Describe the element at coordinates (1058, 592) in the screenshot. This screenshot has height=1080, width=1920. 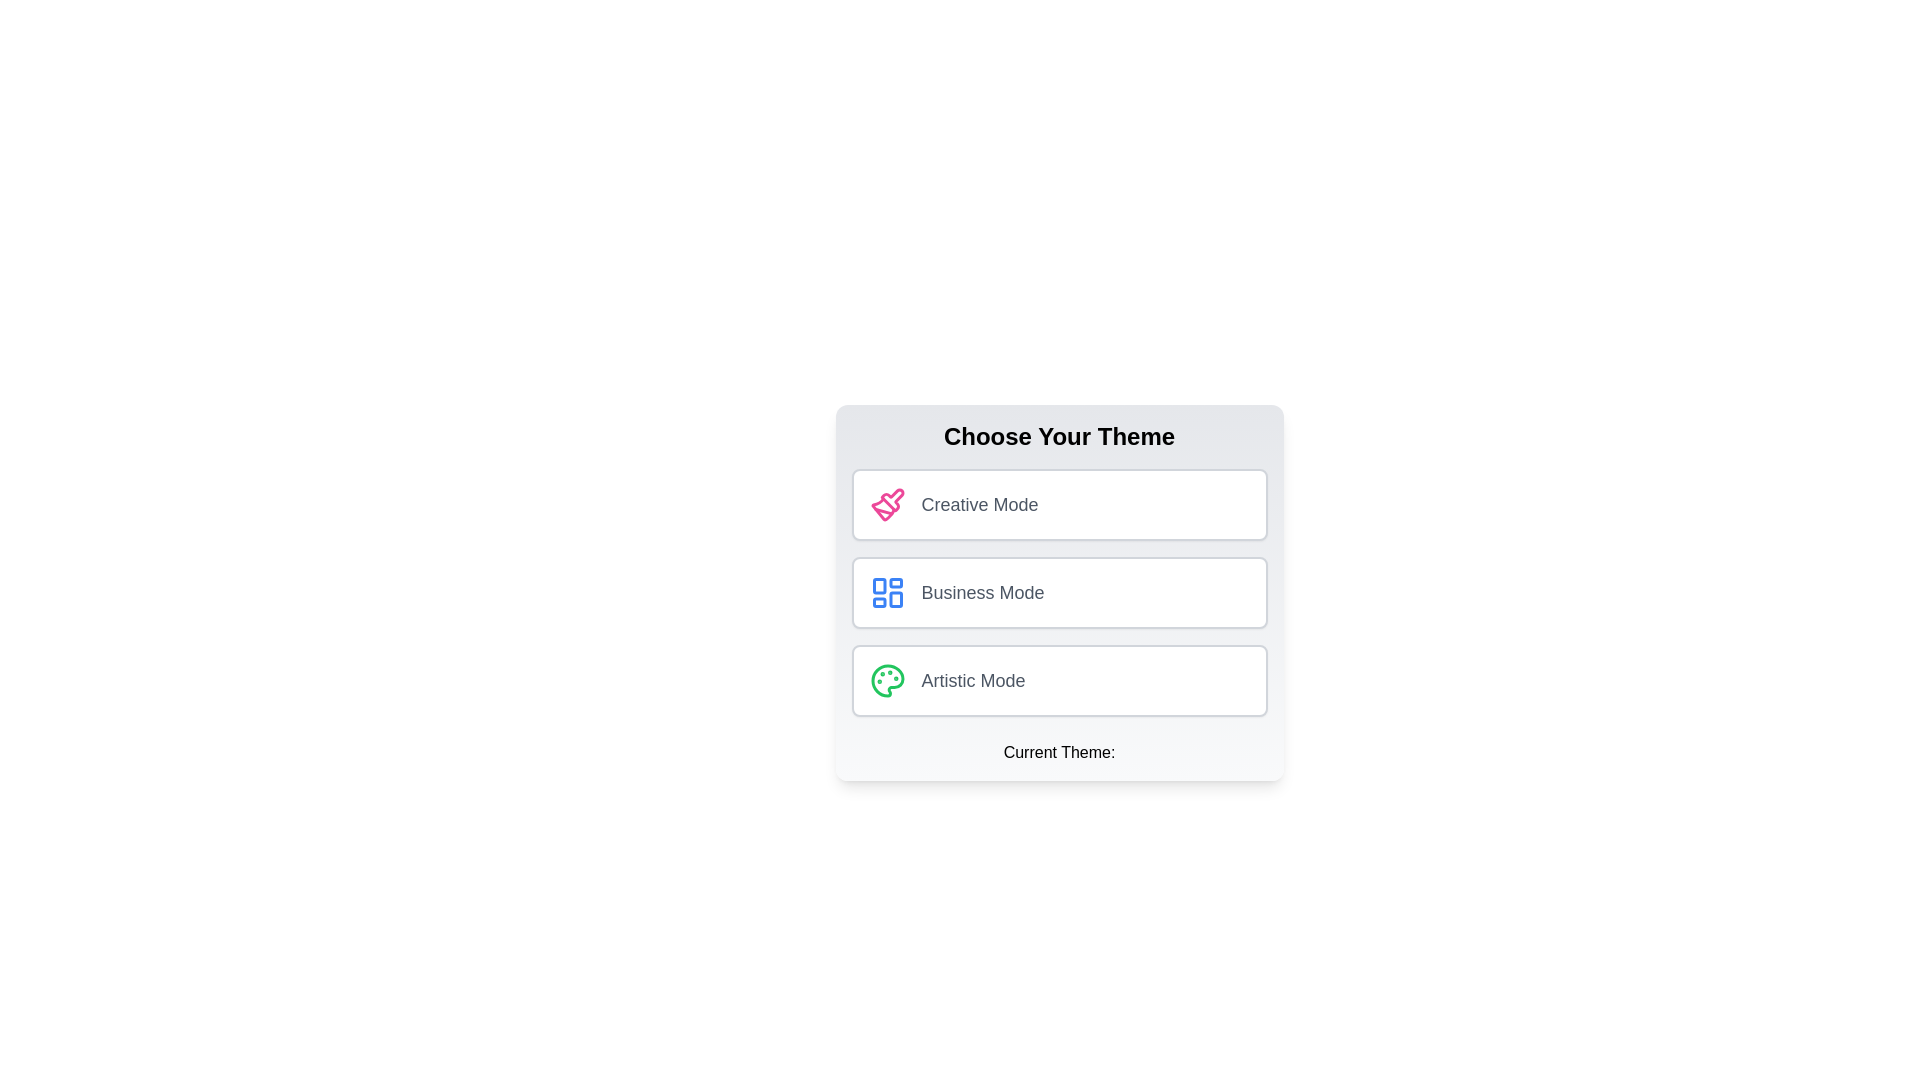
I see `the button corresponding to the selected theme: Business Mode` at that location.